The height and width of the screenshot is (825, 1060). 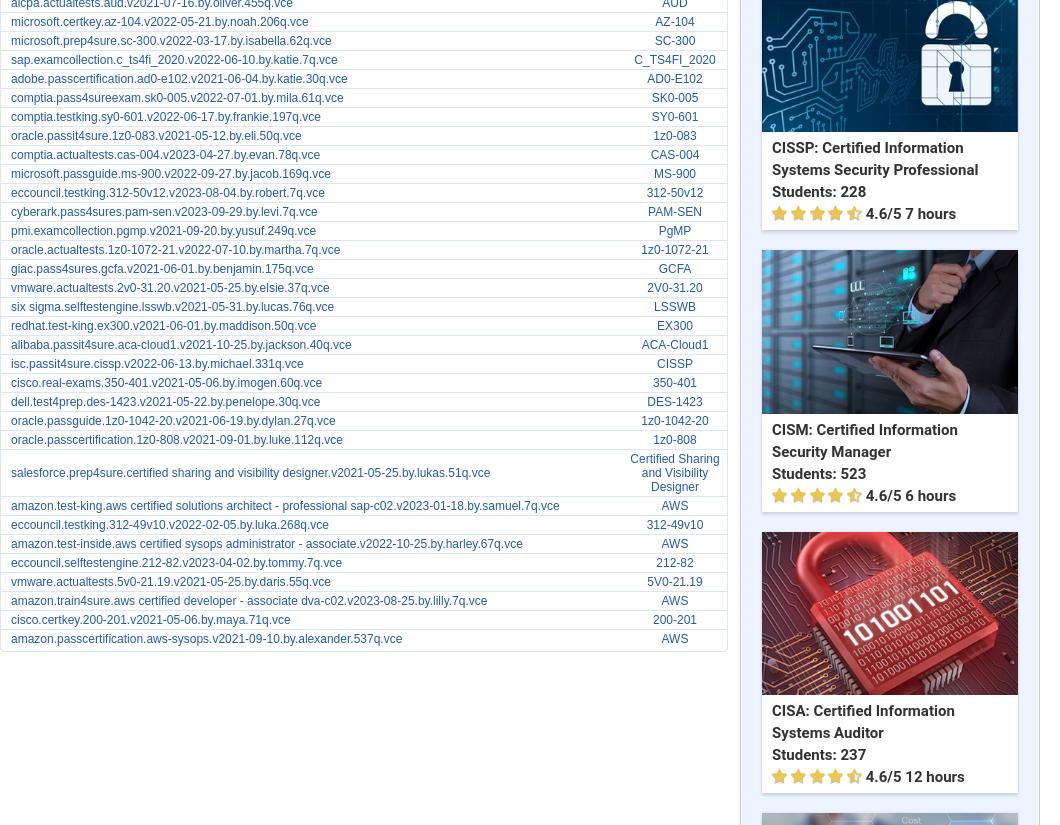 What do you see at coordinates (673, 41) in the screenshot?
I see `'SC-300'` at bounding box center [673, 41].